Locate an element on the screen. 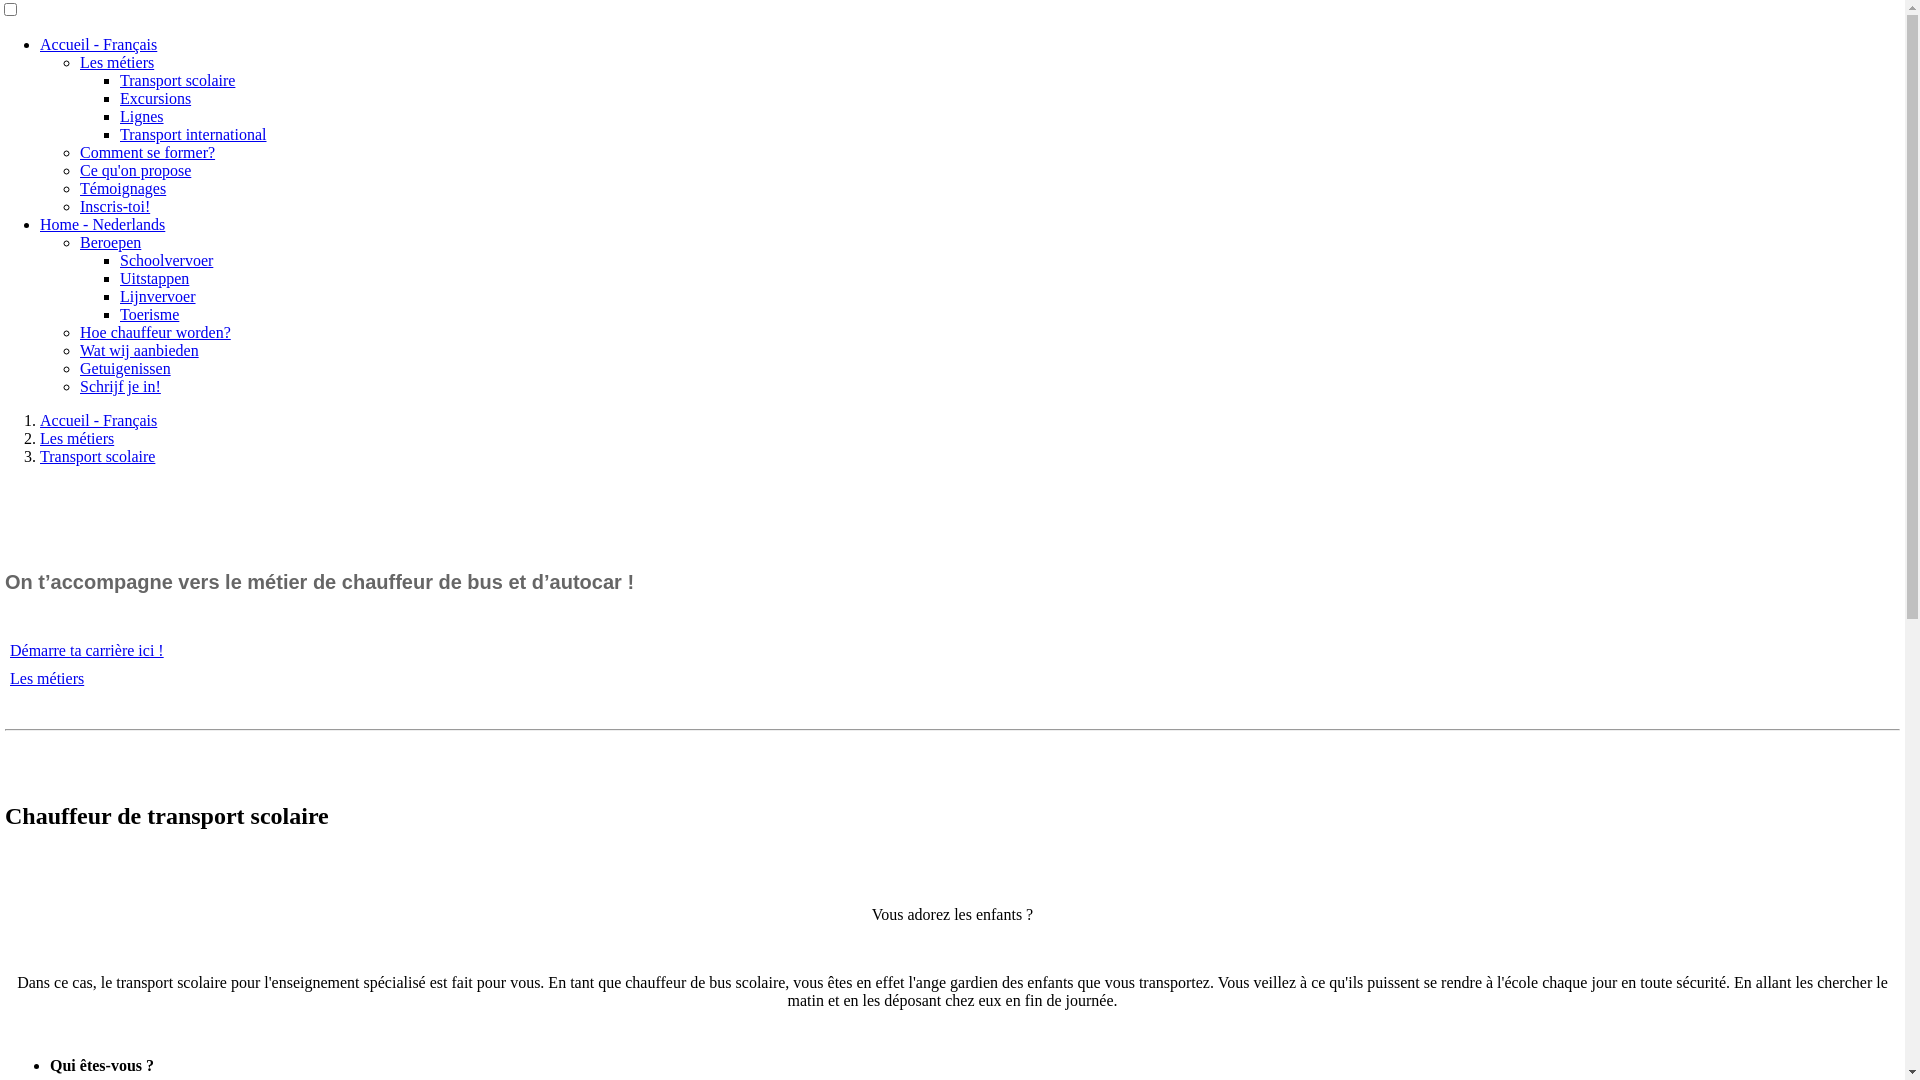 Image resolution: width=1920 pixels, height=1080 pixels. 'Schrijf je in!' is located at coordinates (119, 386).